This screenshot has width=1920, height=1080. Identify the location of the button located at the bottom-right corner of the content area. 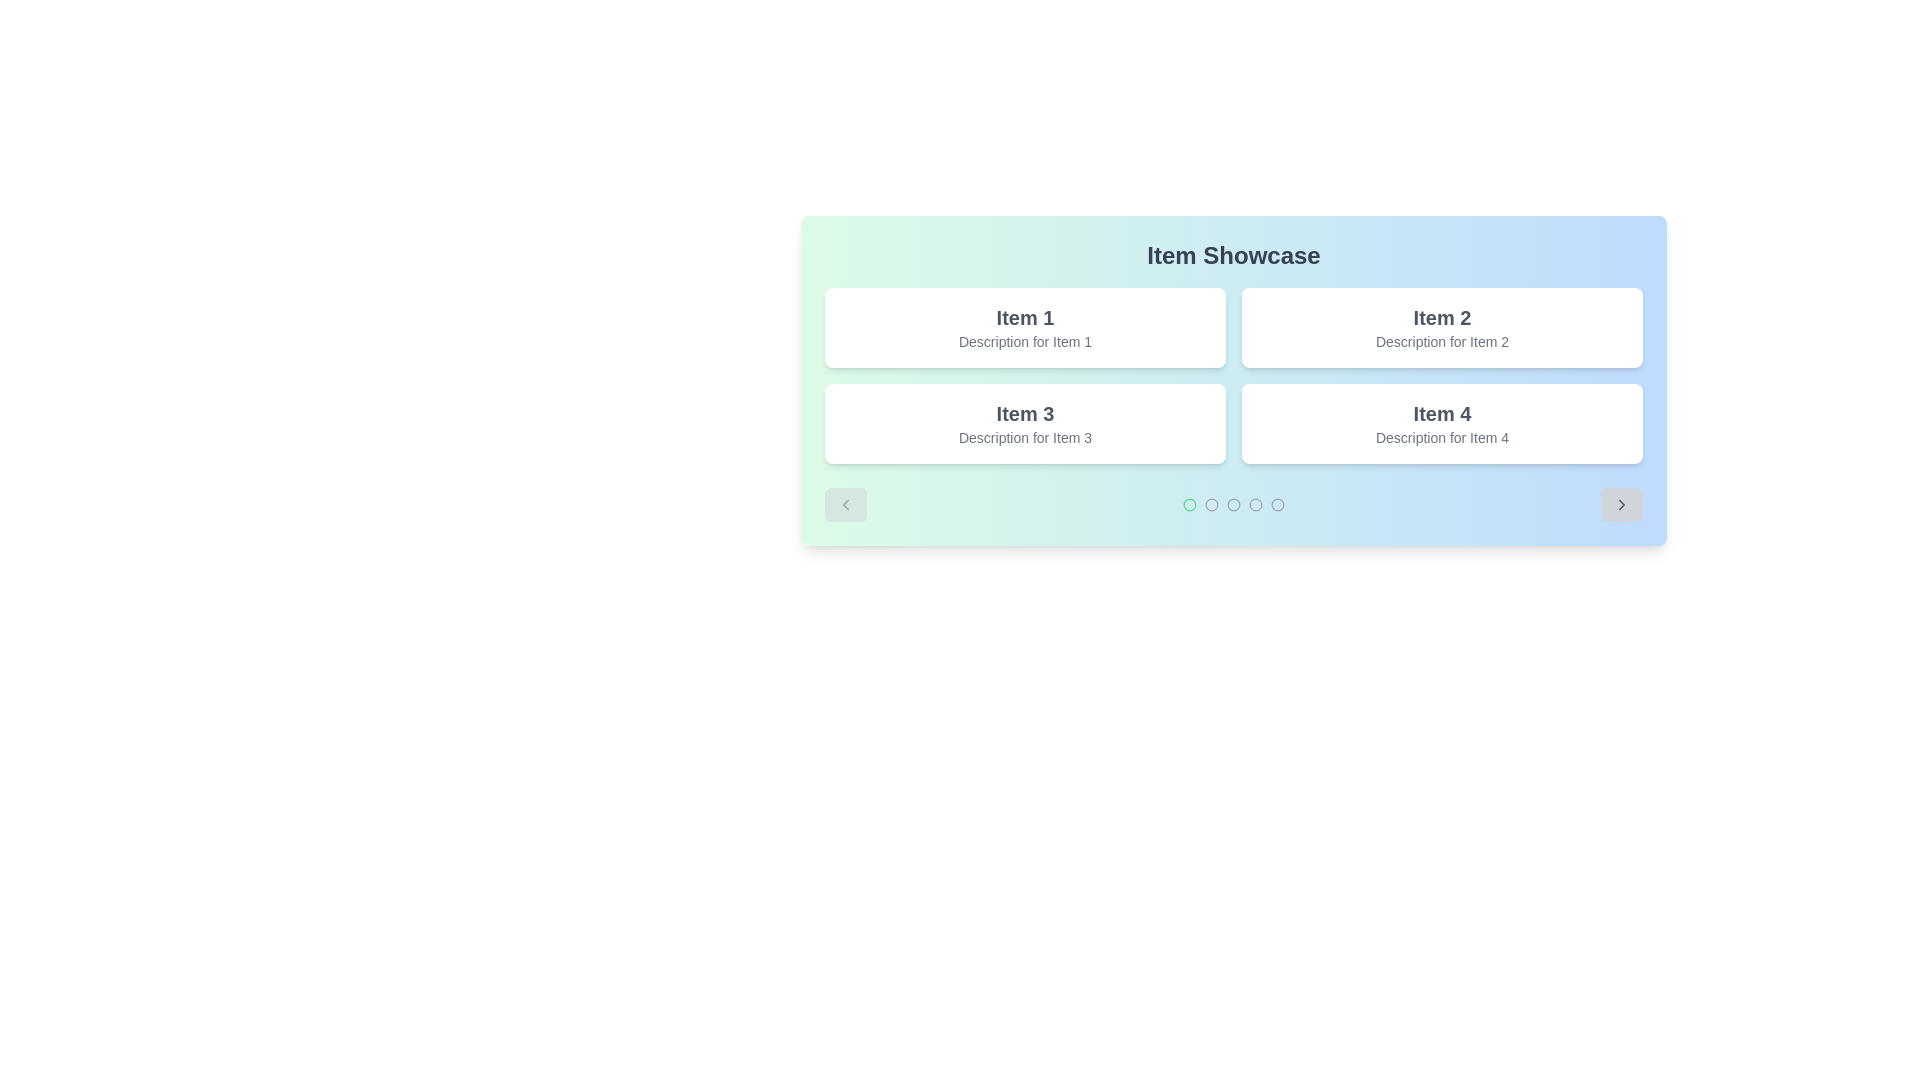
(1622, 504).